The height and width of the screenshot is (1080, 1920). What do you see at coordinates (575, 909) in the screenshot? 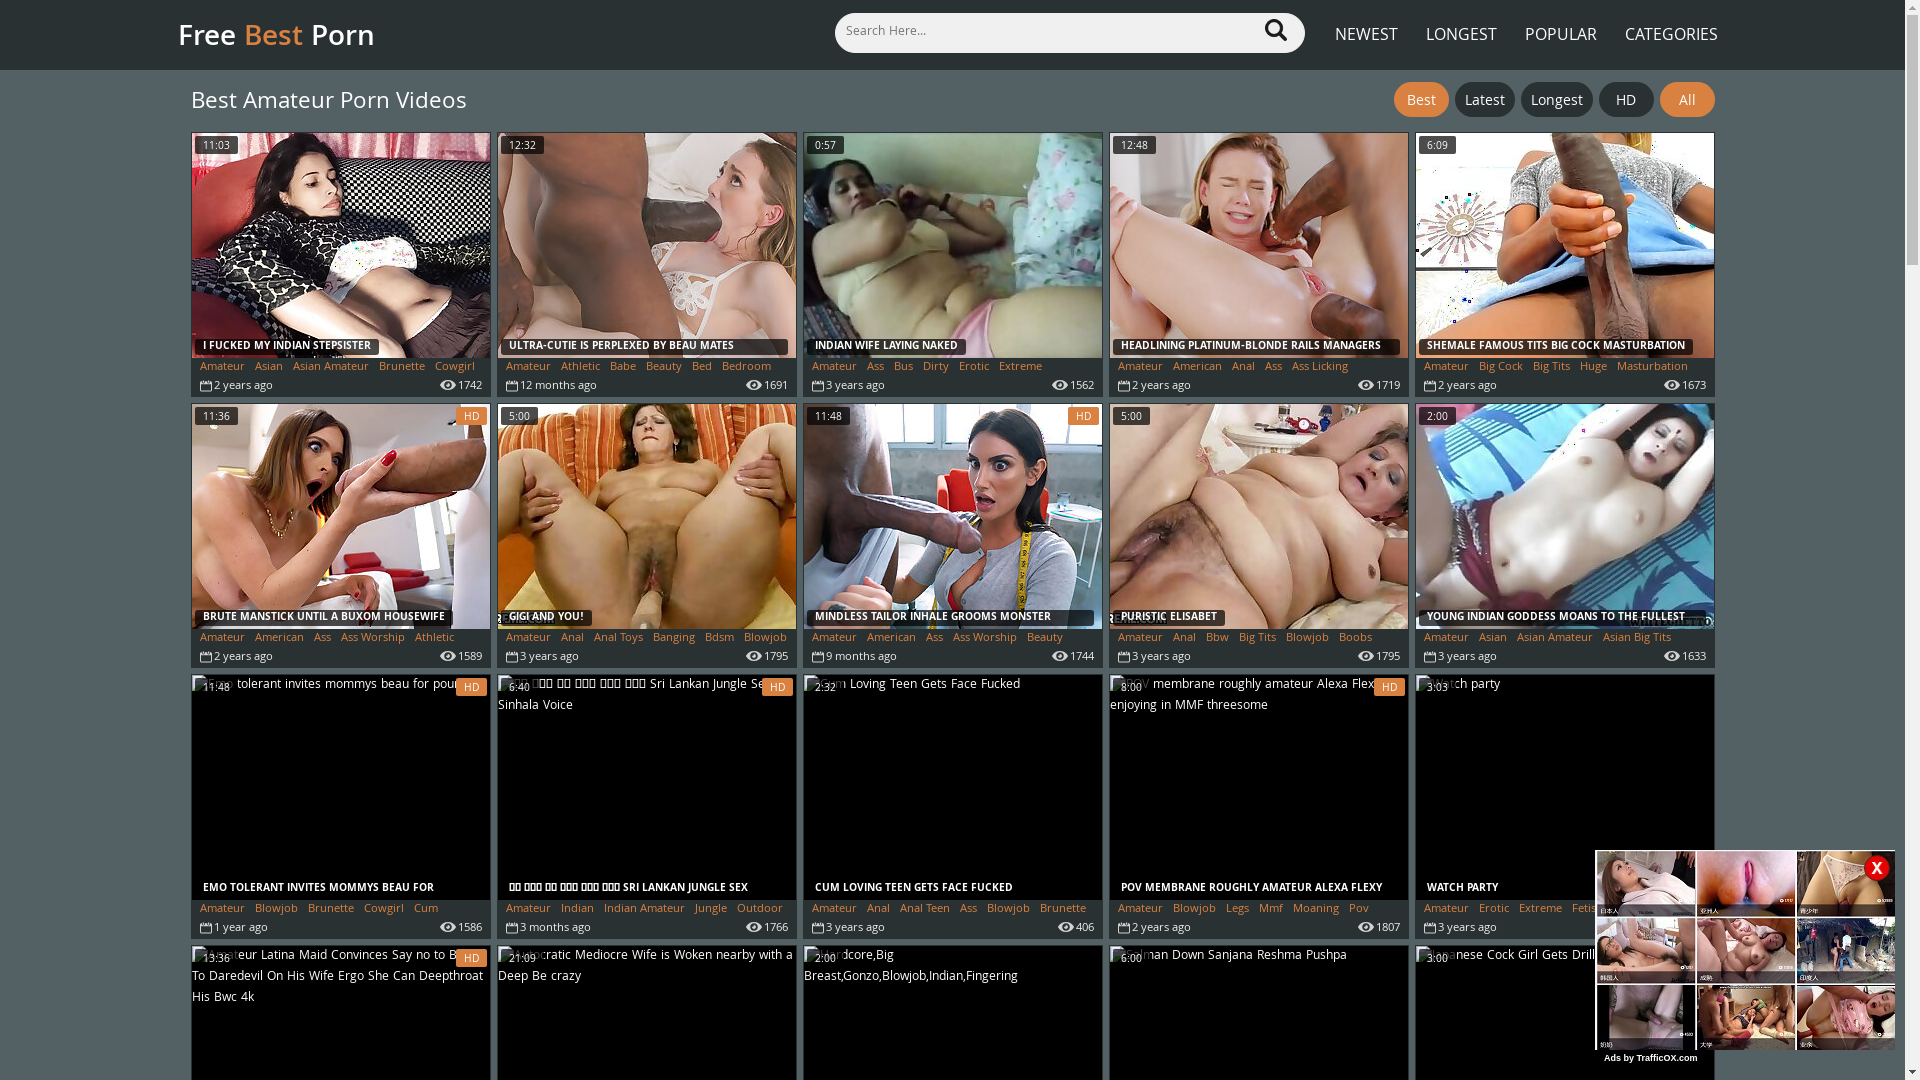
I see `'Indian'` at bounding box center [575, 909].